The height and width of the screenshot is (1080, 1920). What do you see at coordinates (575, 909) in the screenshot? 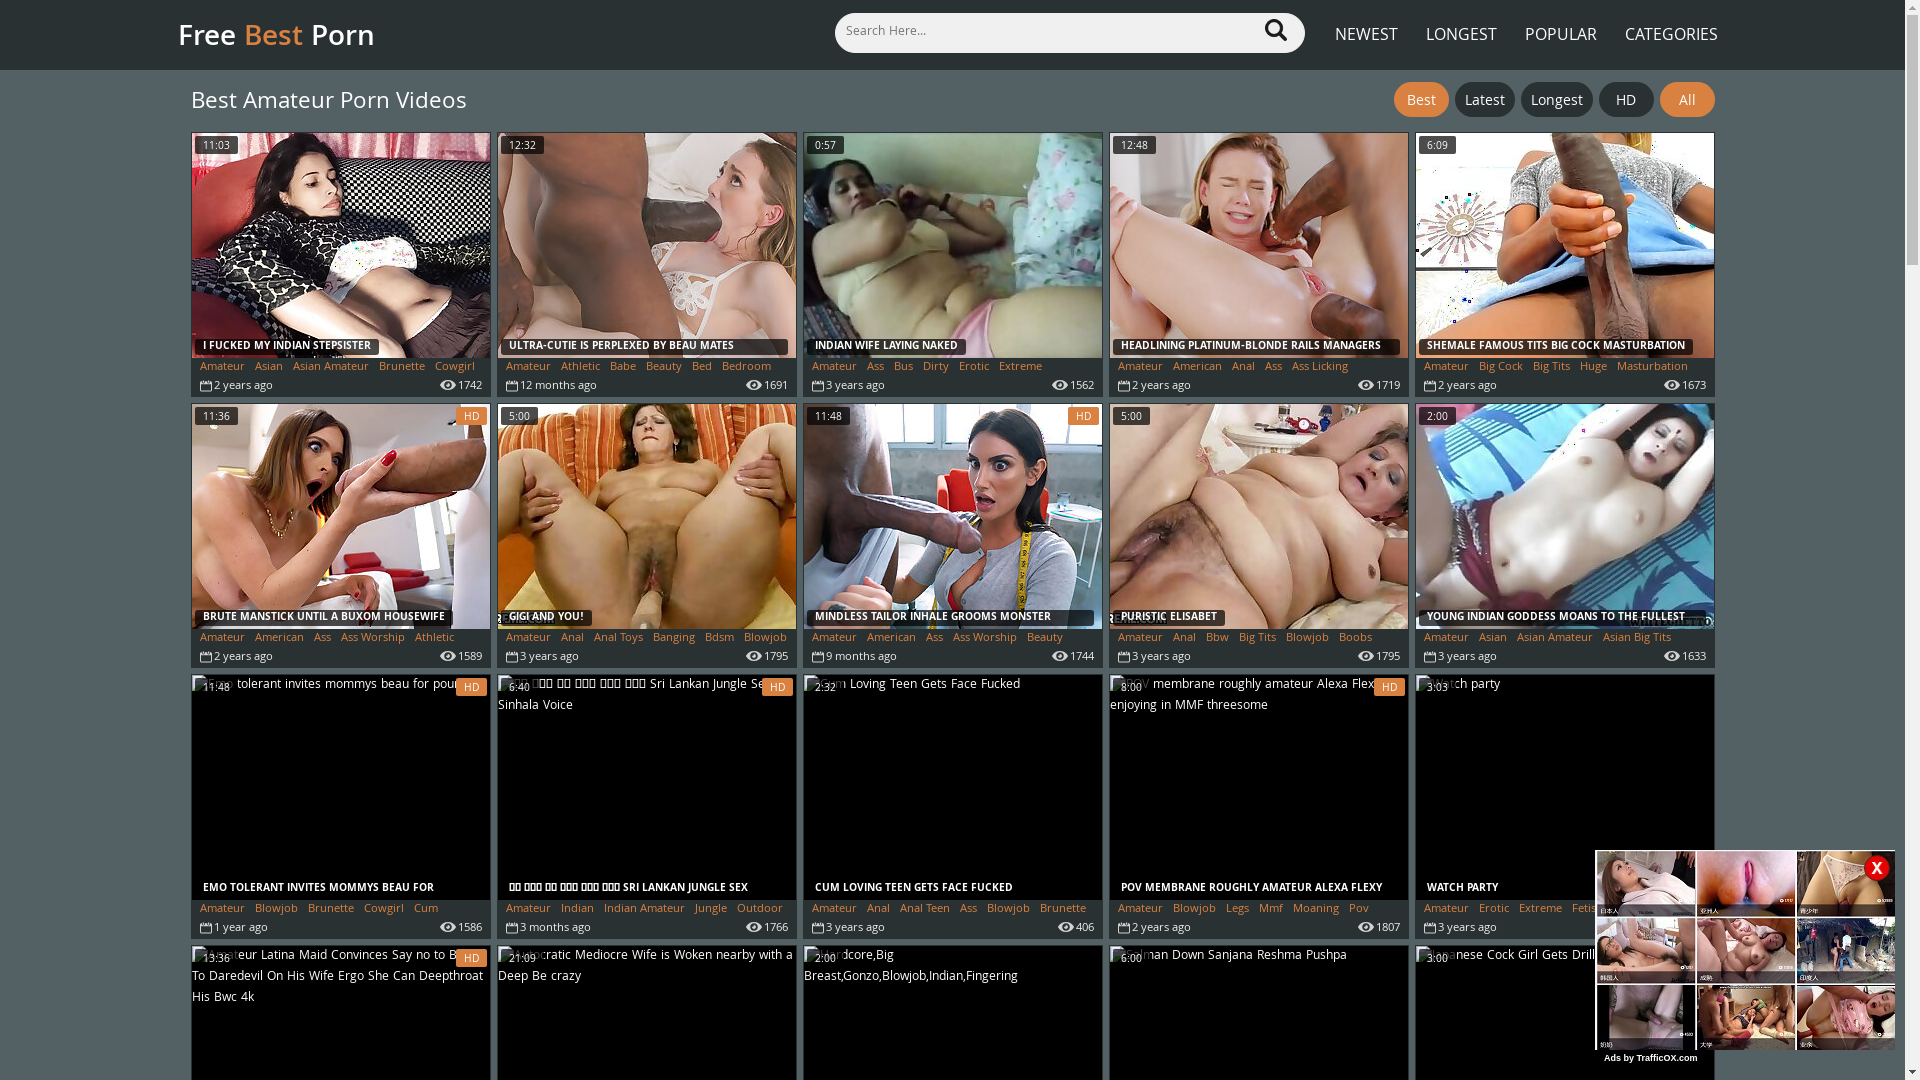
I see `'Indian'` at bounding box center [575, 909].